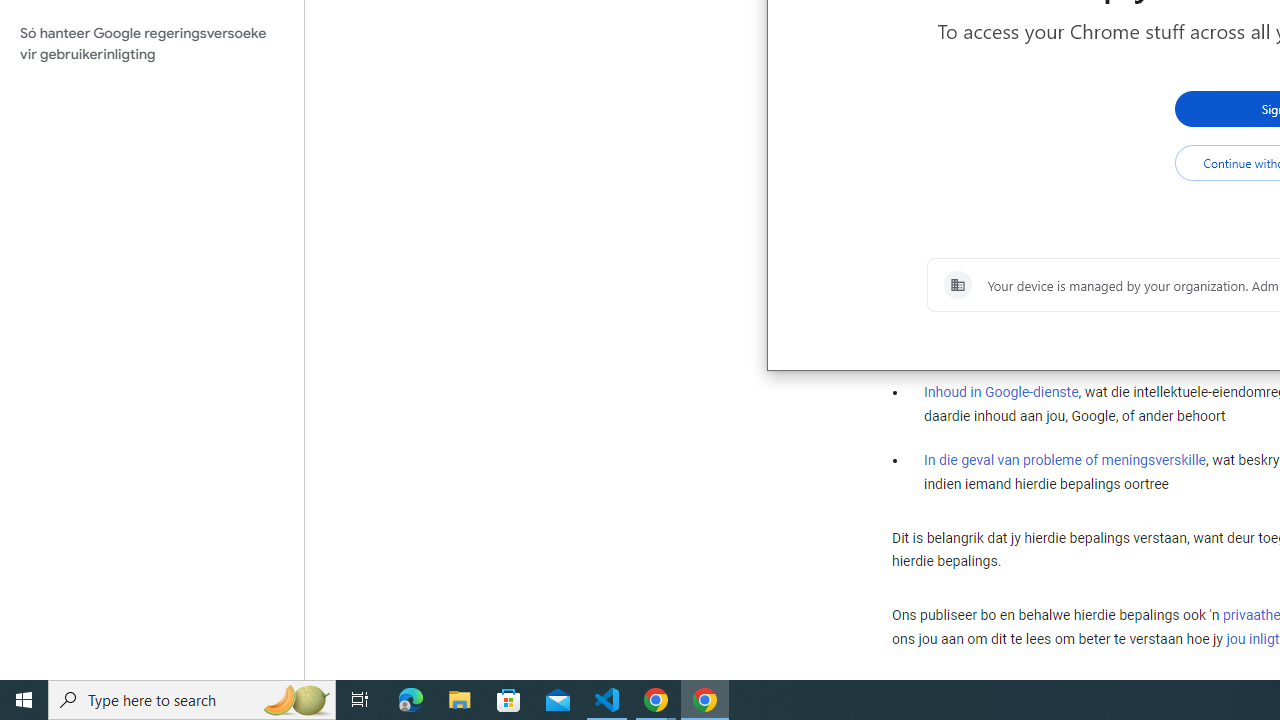 The width and height of the screenshot is (1280, 720). Describe the element at coordinates (24, 698) in the screenshot. I see `'Start'` at that location.